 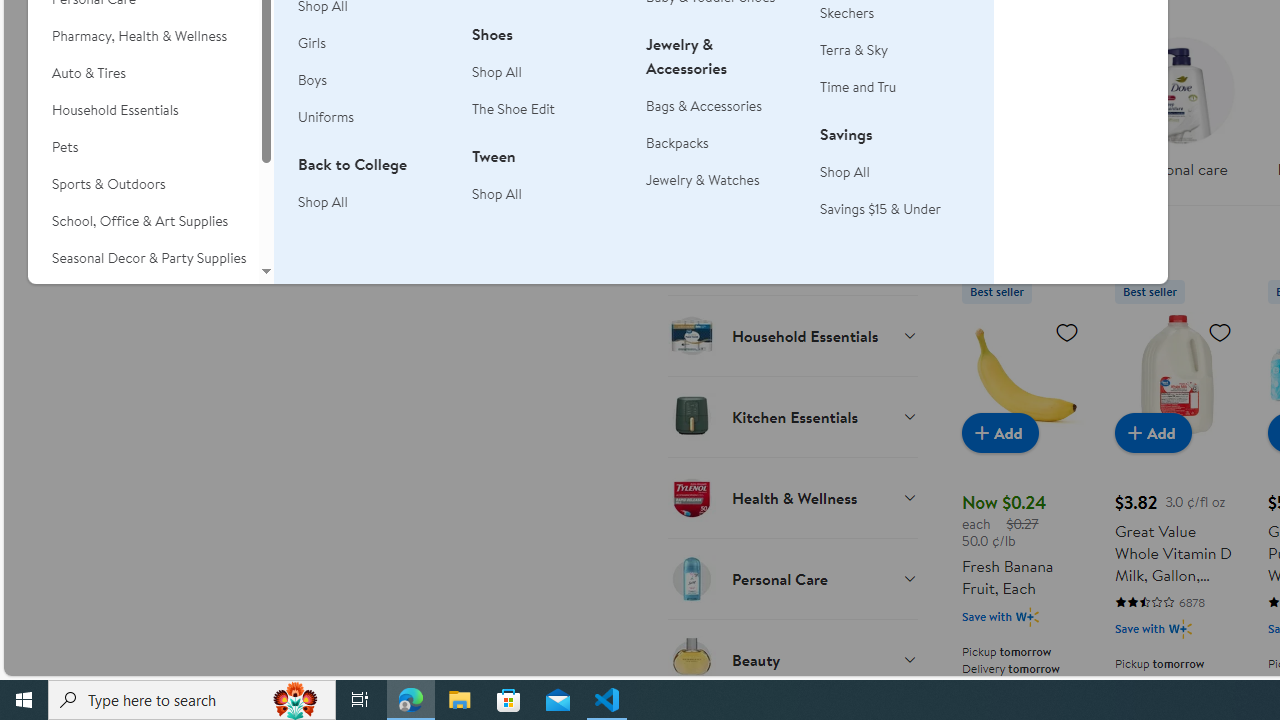 What do you see at coordinates (142, 146) in the screenshot?
I see `'Pets'` at bounding box center [142, 146].